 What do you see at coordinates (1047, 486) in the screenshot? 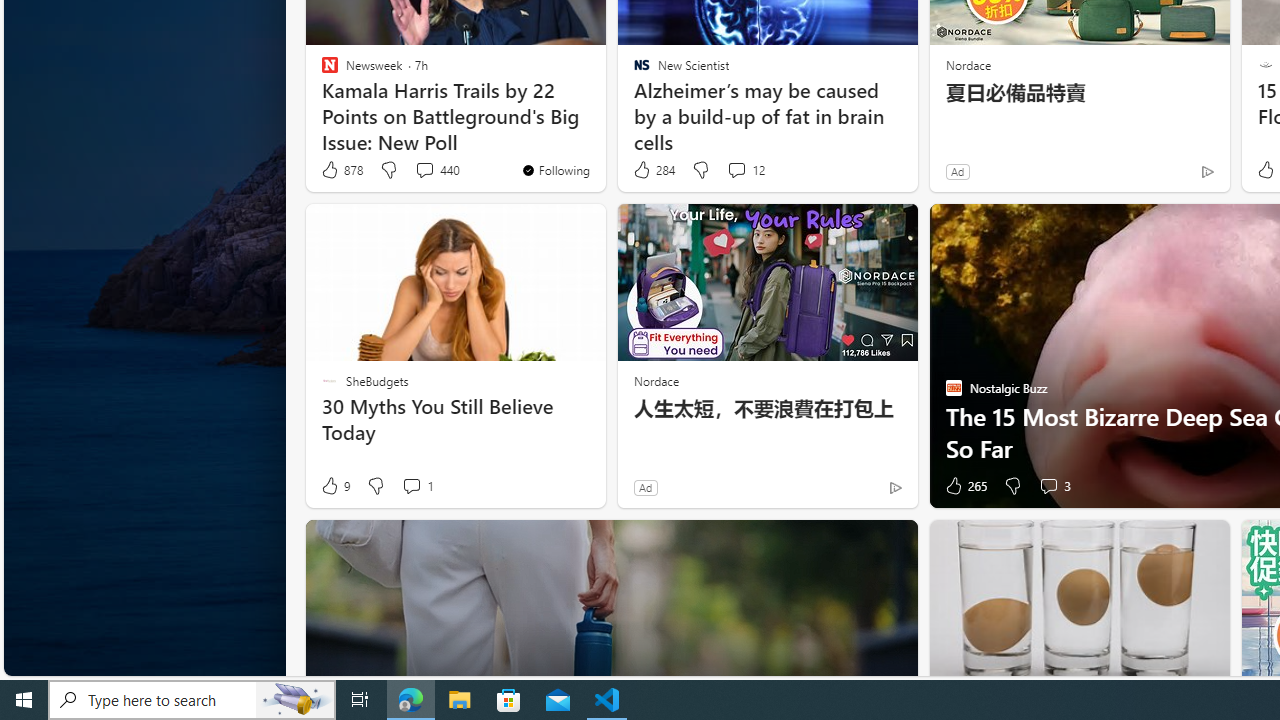
I see `'View comments 3 Comment'` at bounding box center [1047, 486].